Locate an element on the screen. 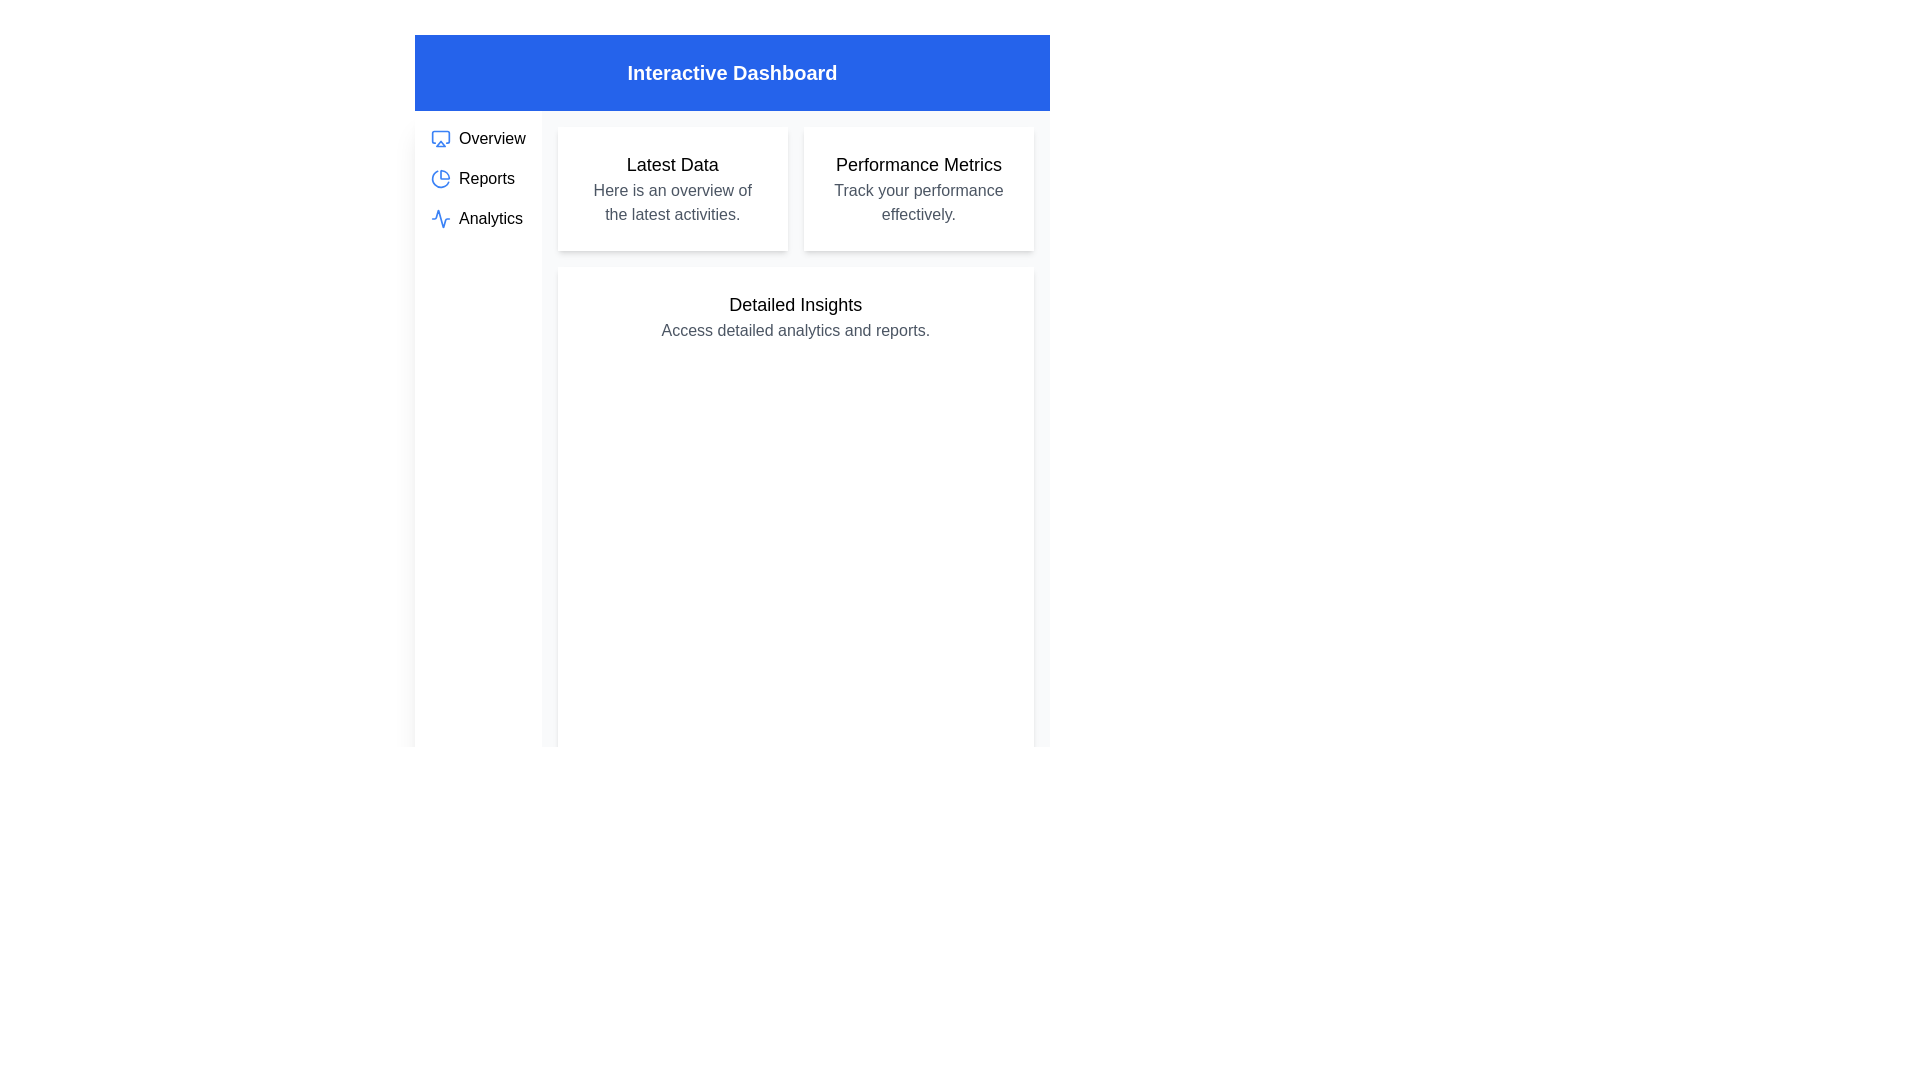  the bold text 'Interactive Dashboard' centered in the blue background banner at the top of the interface is located at coordinates (731, 72).